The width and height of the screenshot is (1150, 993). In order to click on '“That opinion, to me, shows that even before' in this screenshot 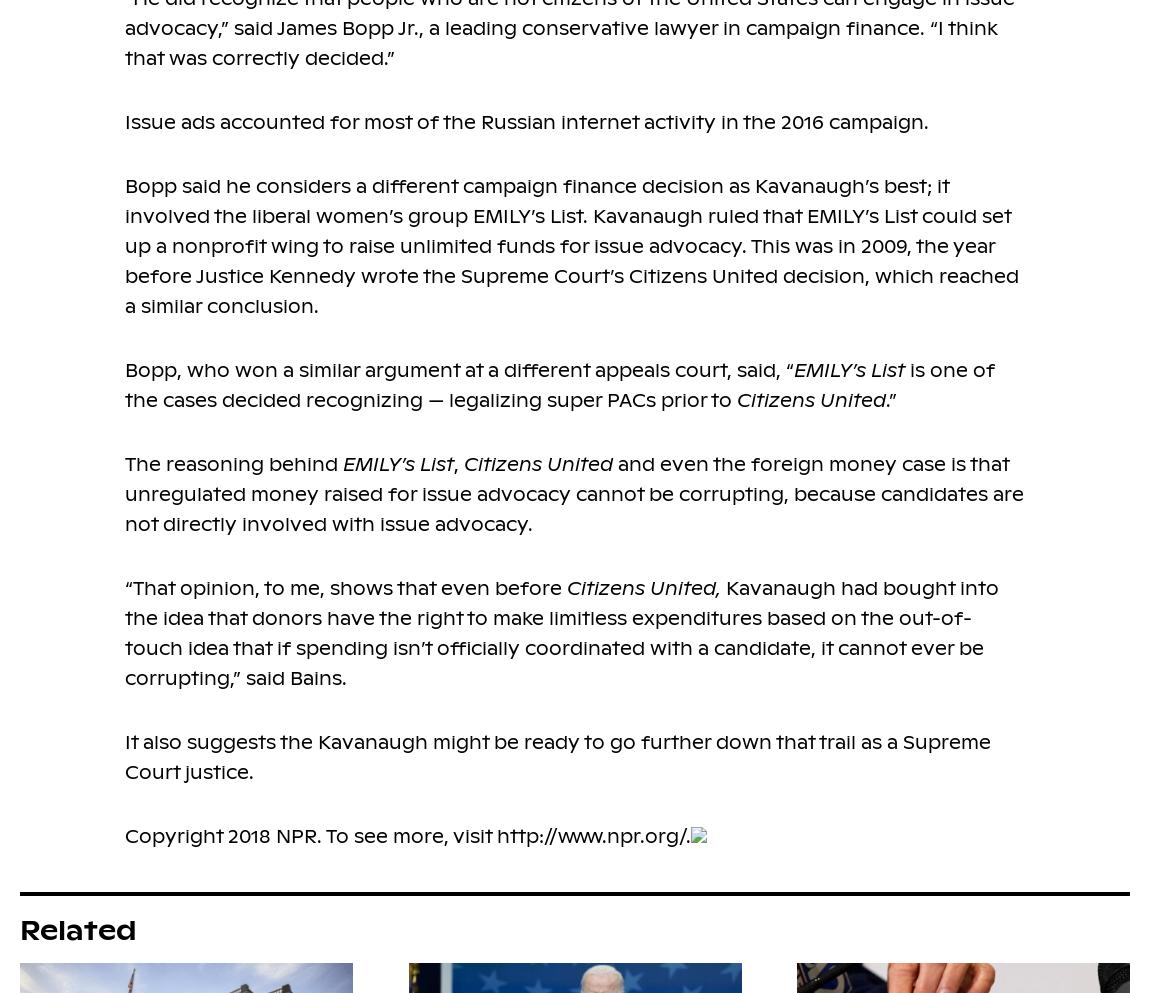, I will do `click(346, 588)`.